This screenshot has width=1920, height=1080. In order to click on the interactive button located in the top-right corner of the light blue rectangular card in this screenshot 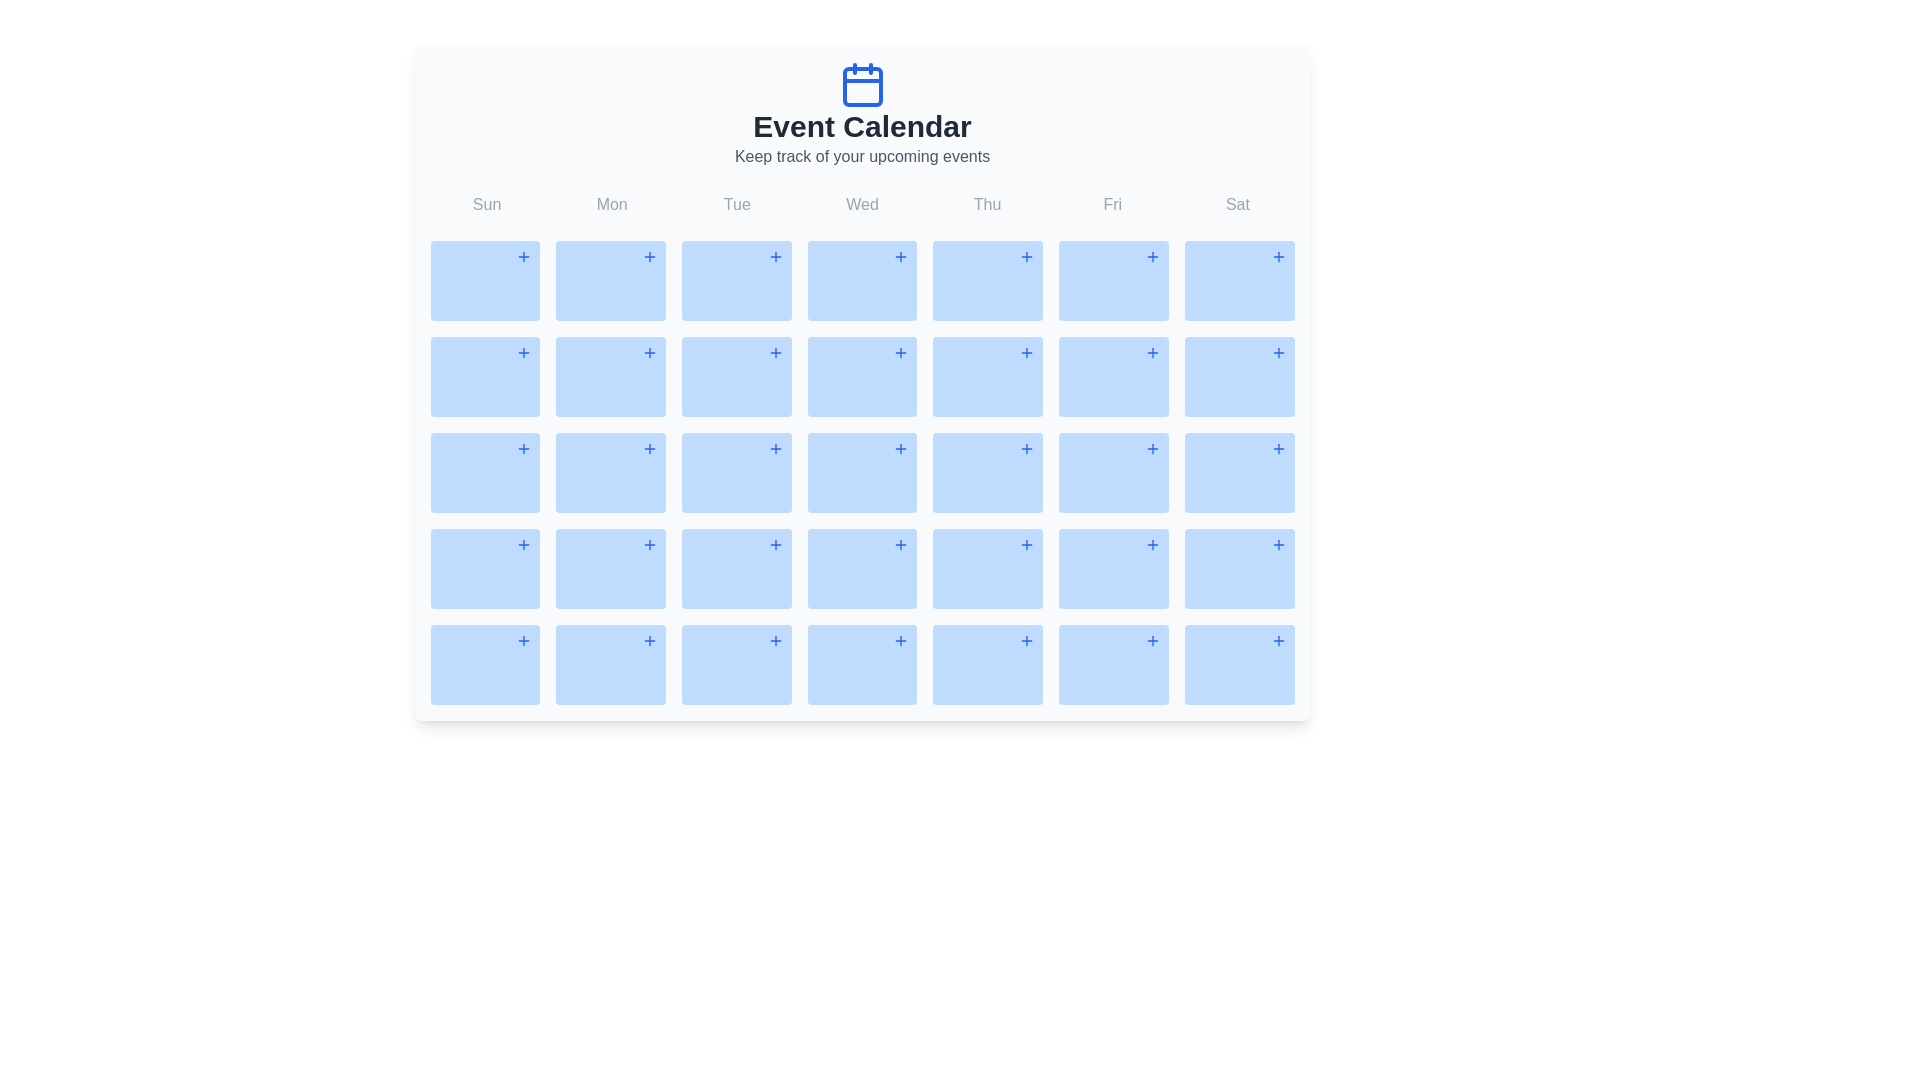, I will do `click(900, 352)`.